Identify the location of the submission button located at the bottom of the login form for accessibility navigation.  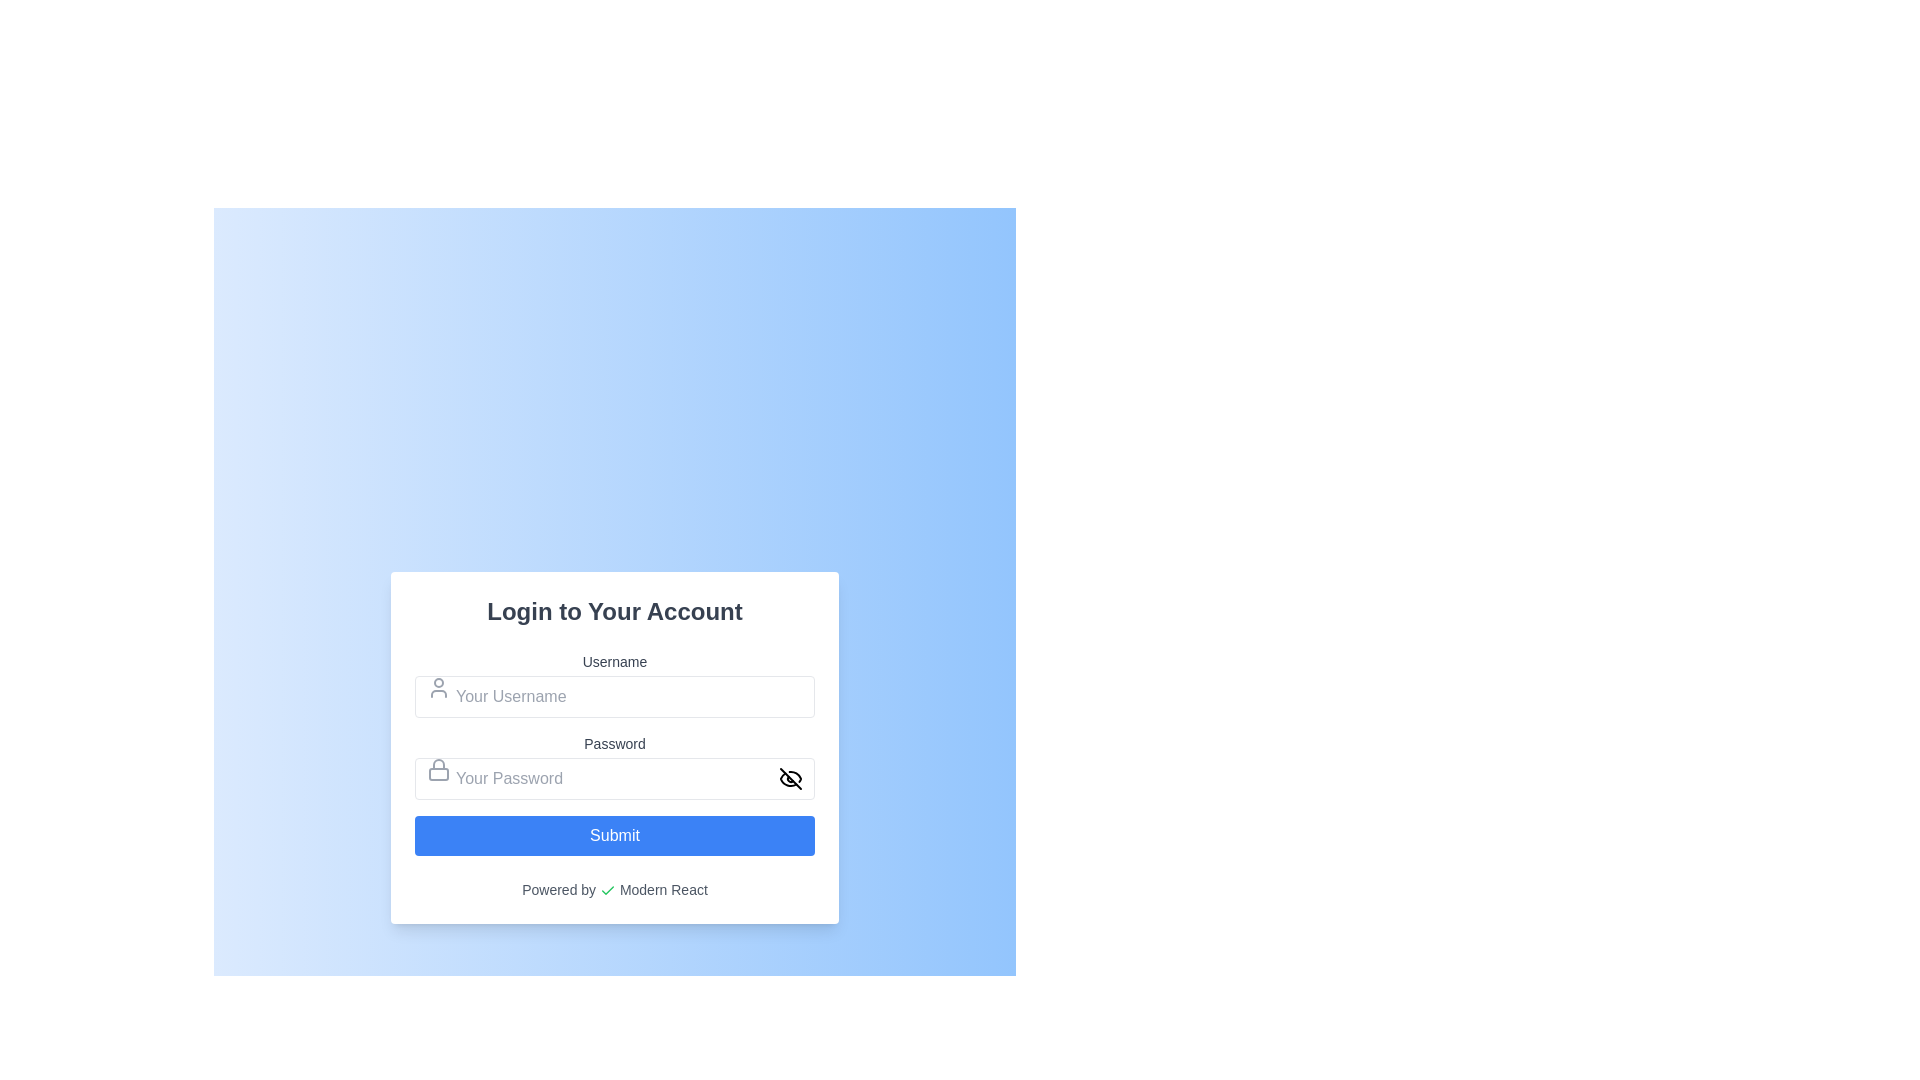
(613, 836).